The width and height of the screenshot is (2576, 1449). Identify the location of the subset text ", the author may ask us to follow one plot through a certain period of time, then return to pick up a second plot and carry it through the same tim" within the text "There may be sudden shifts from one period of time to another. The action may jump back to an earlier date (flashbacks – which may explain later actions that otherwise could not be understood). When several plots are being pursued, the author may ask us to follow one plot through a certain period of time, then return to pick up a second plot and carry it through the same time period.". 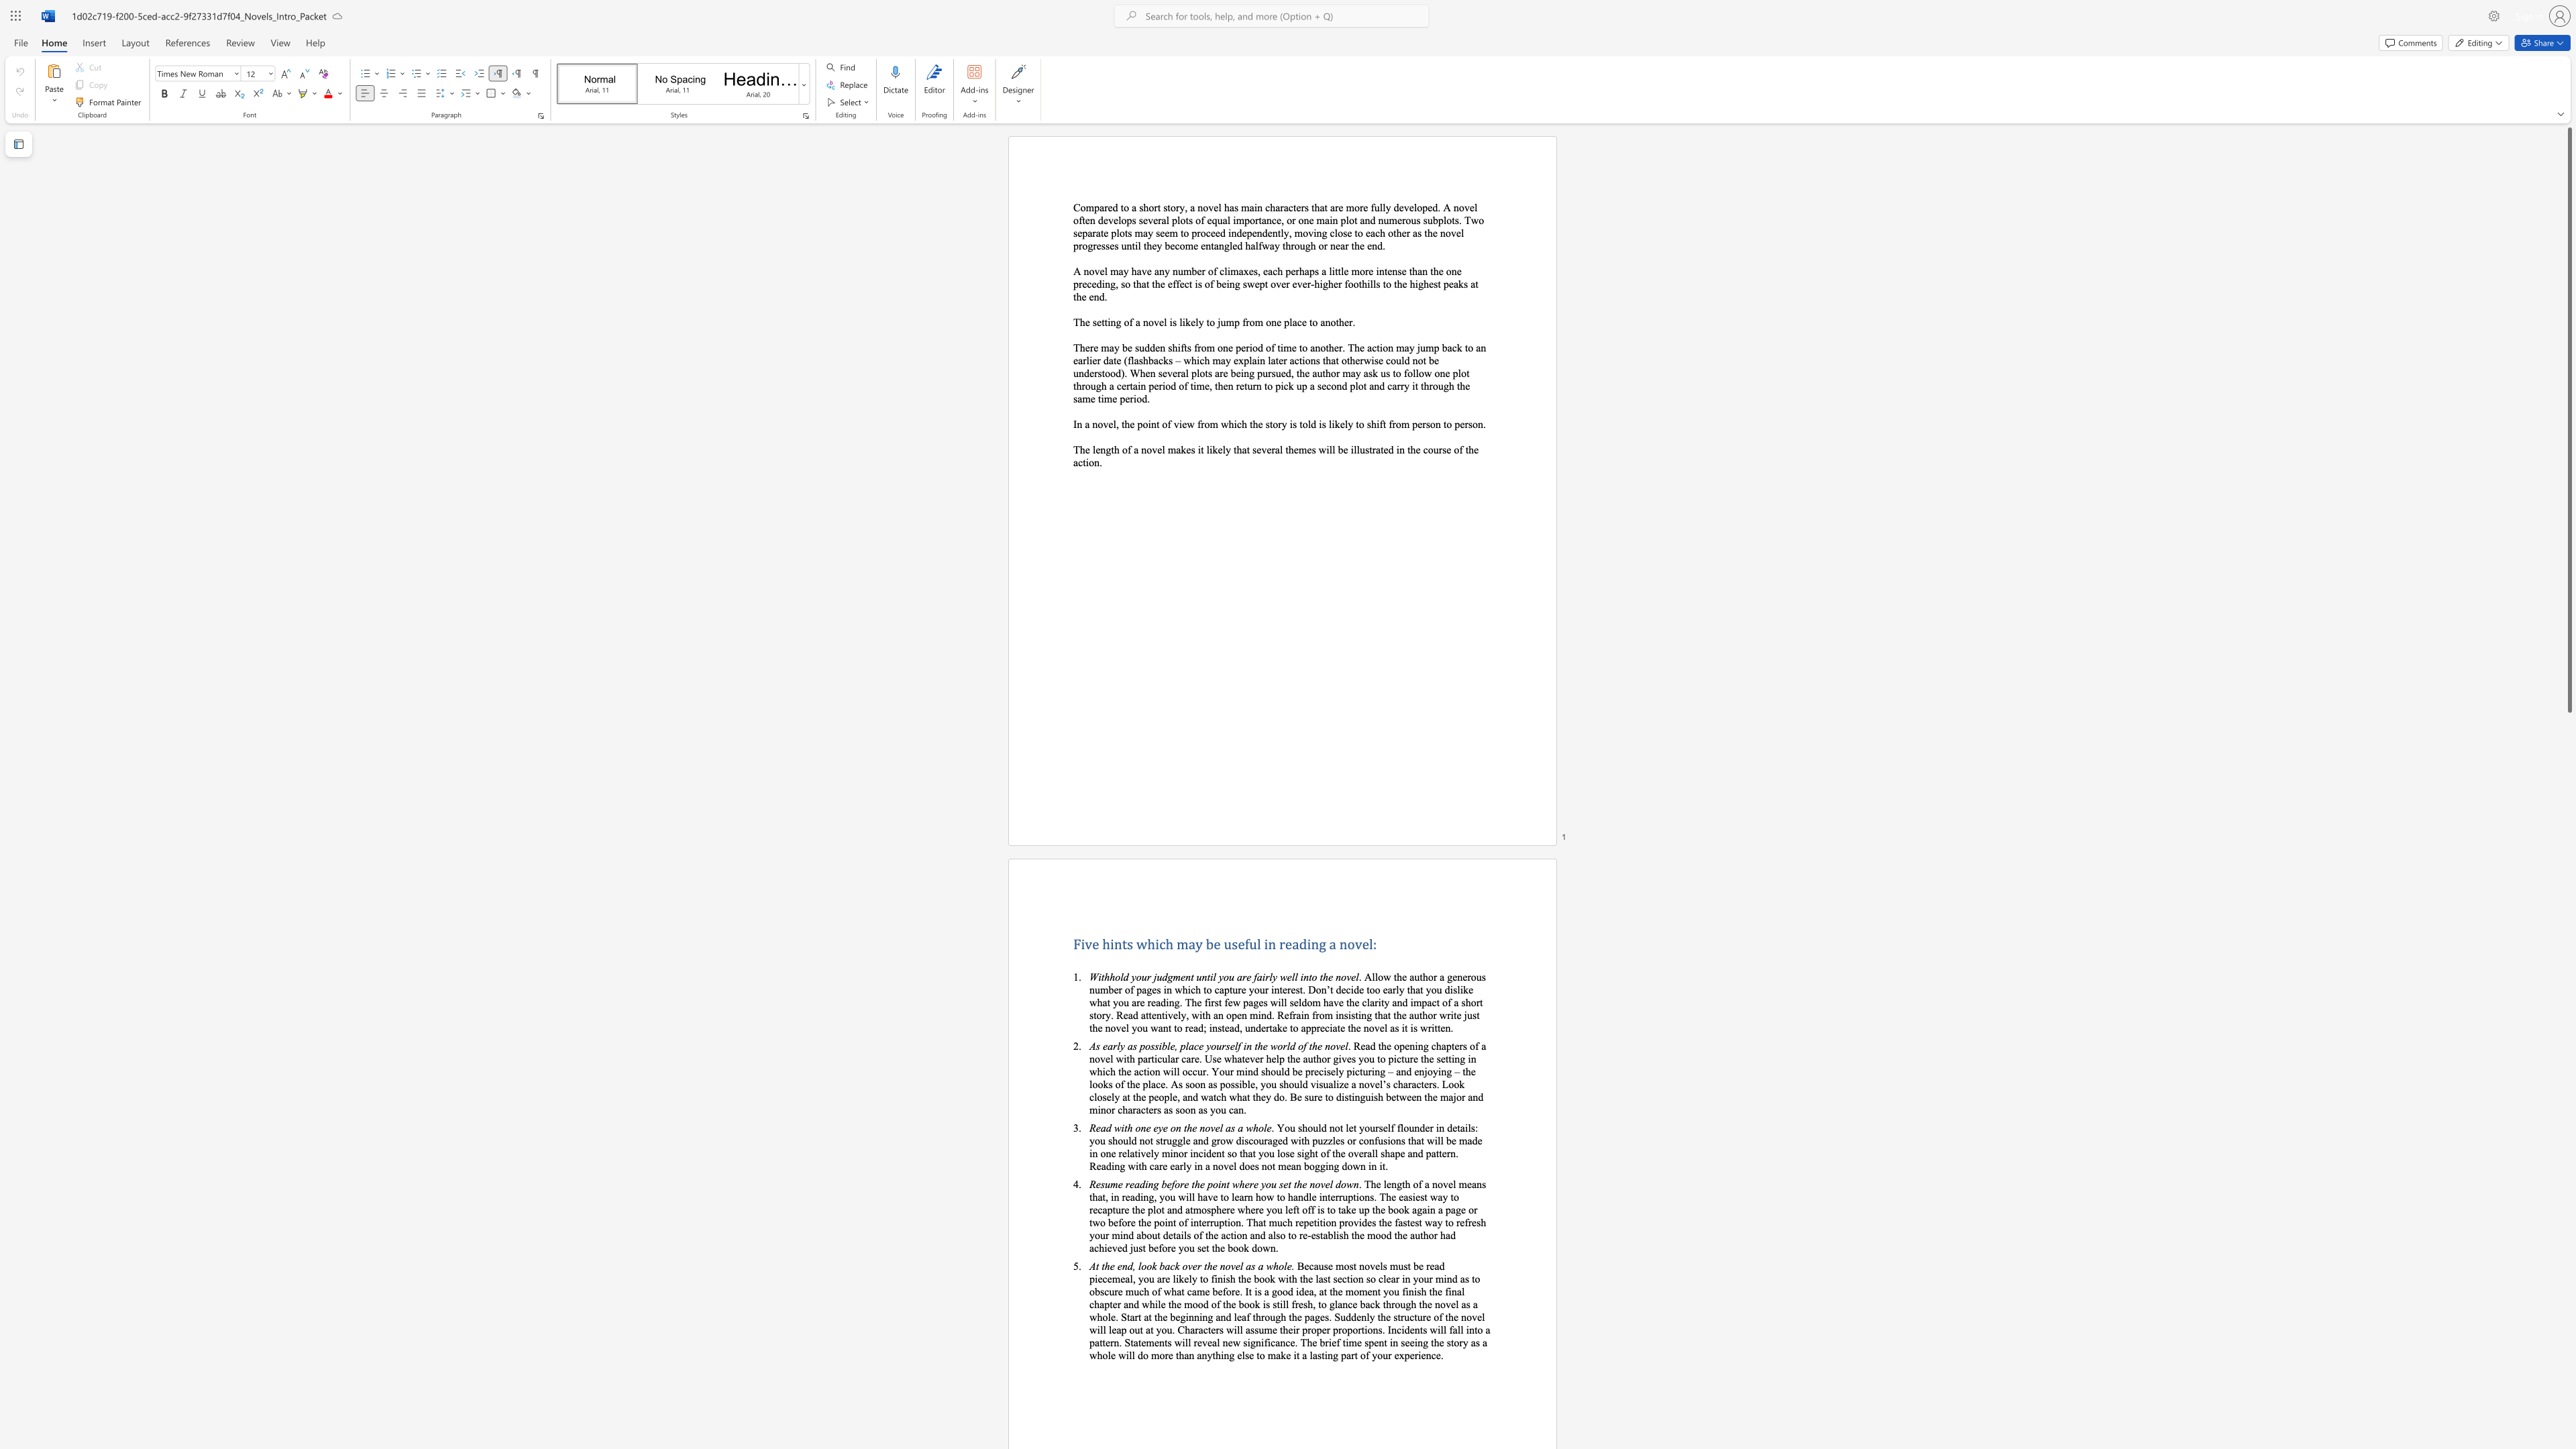
(1291, 372).